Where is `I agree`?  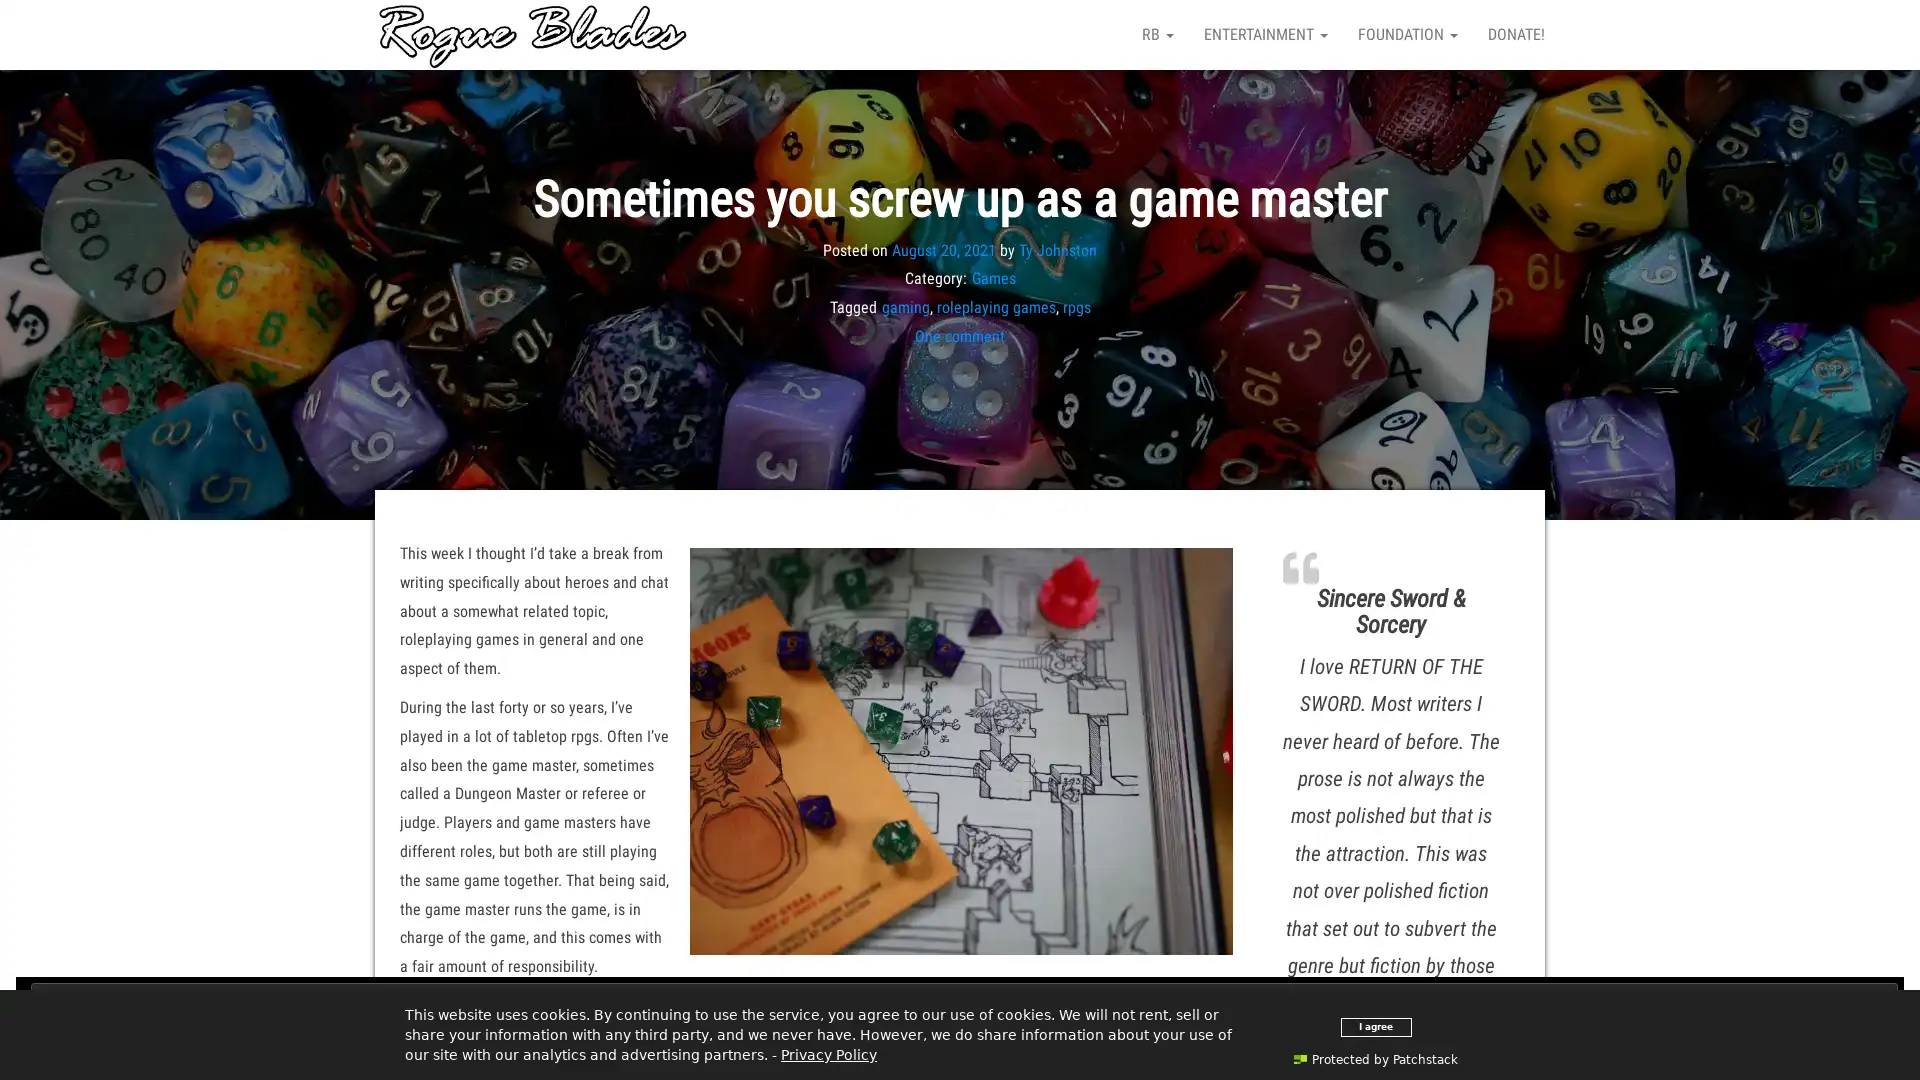 I agree is located at coordinates (1374, 1026).